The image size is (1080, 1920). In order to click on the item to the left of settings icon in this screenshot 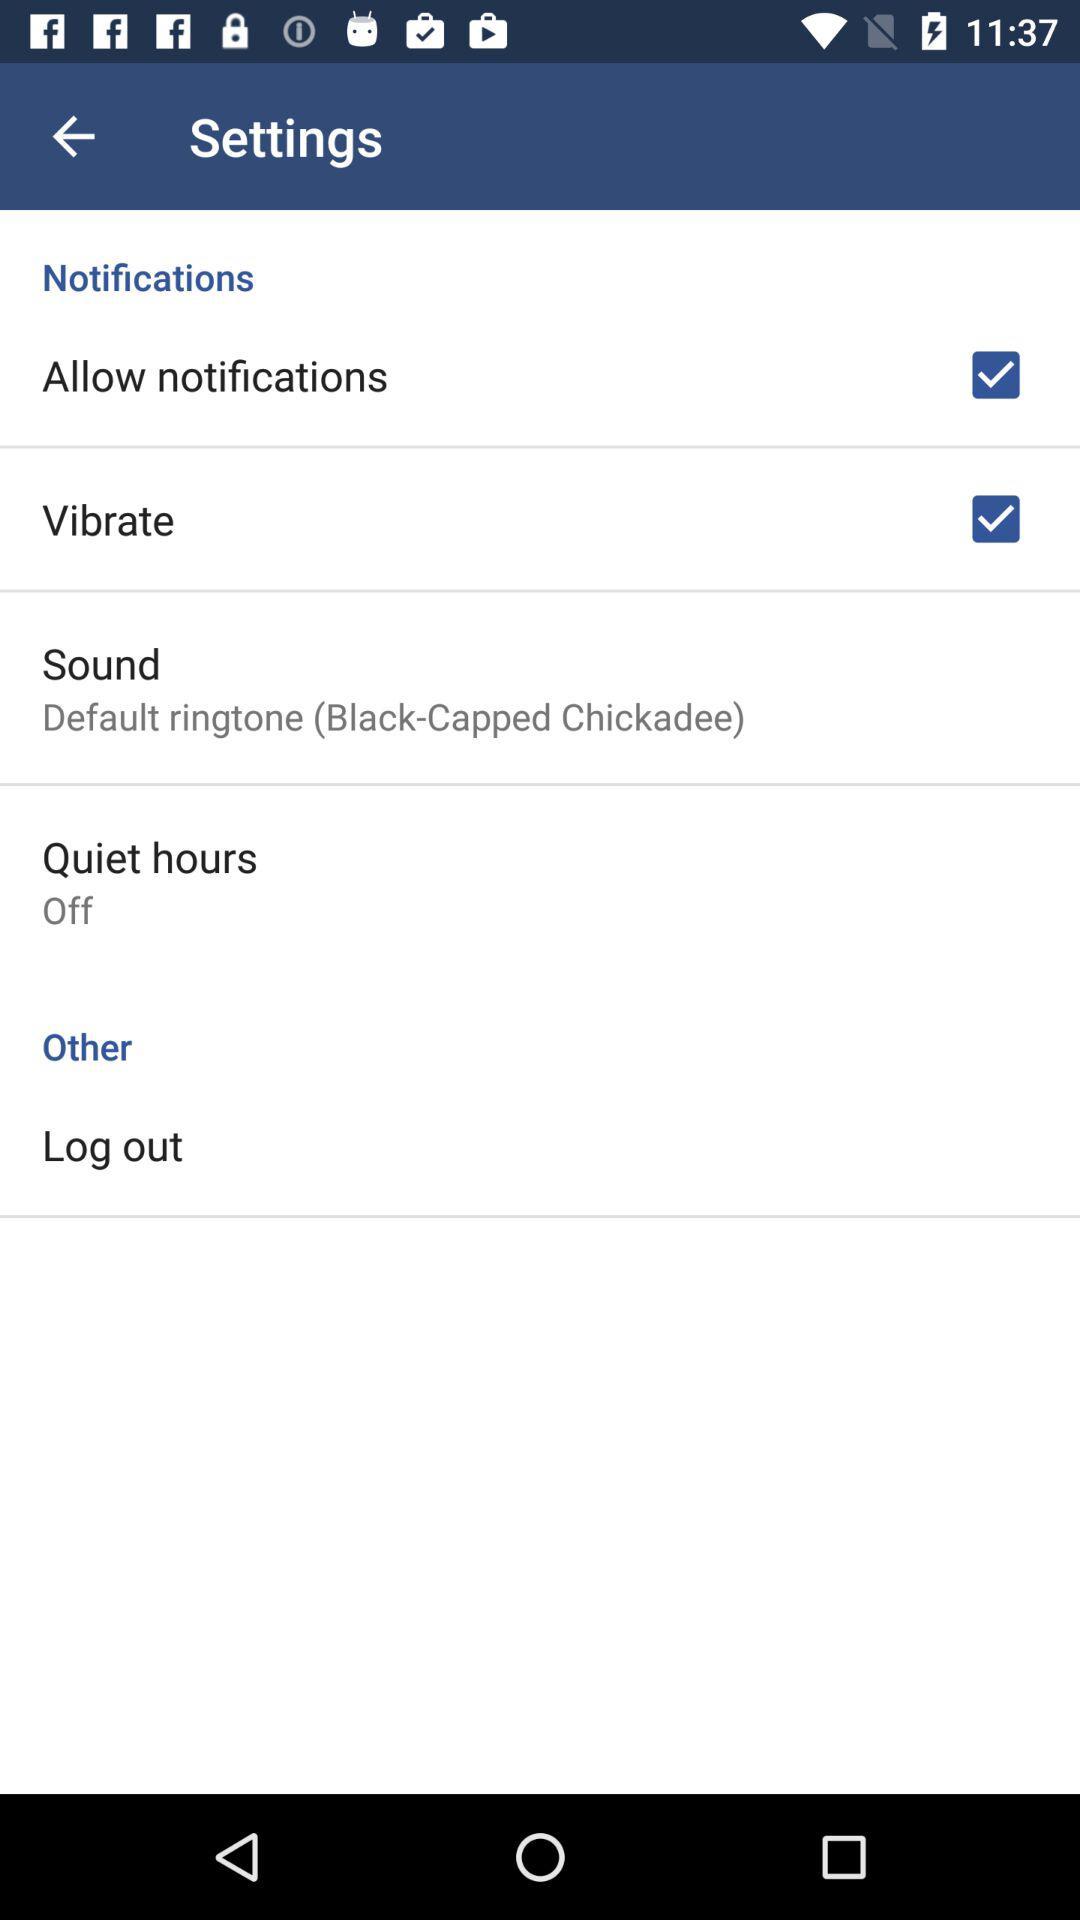, I will do `click(72, 135)`.